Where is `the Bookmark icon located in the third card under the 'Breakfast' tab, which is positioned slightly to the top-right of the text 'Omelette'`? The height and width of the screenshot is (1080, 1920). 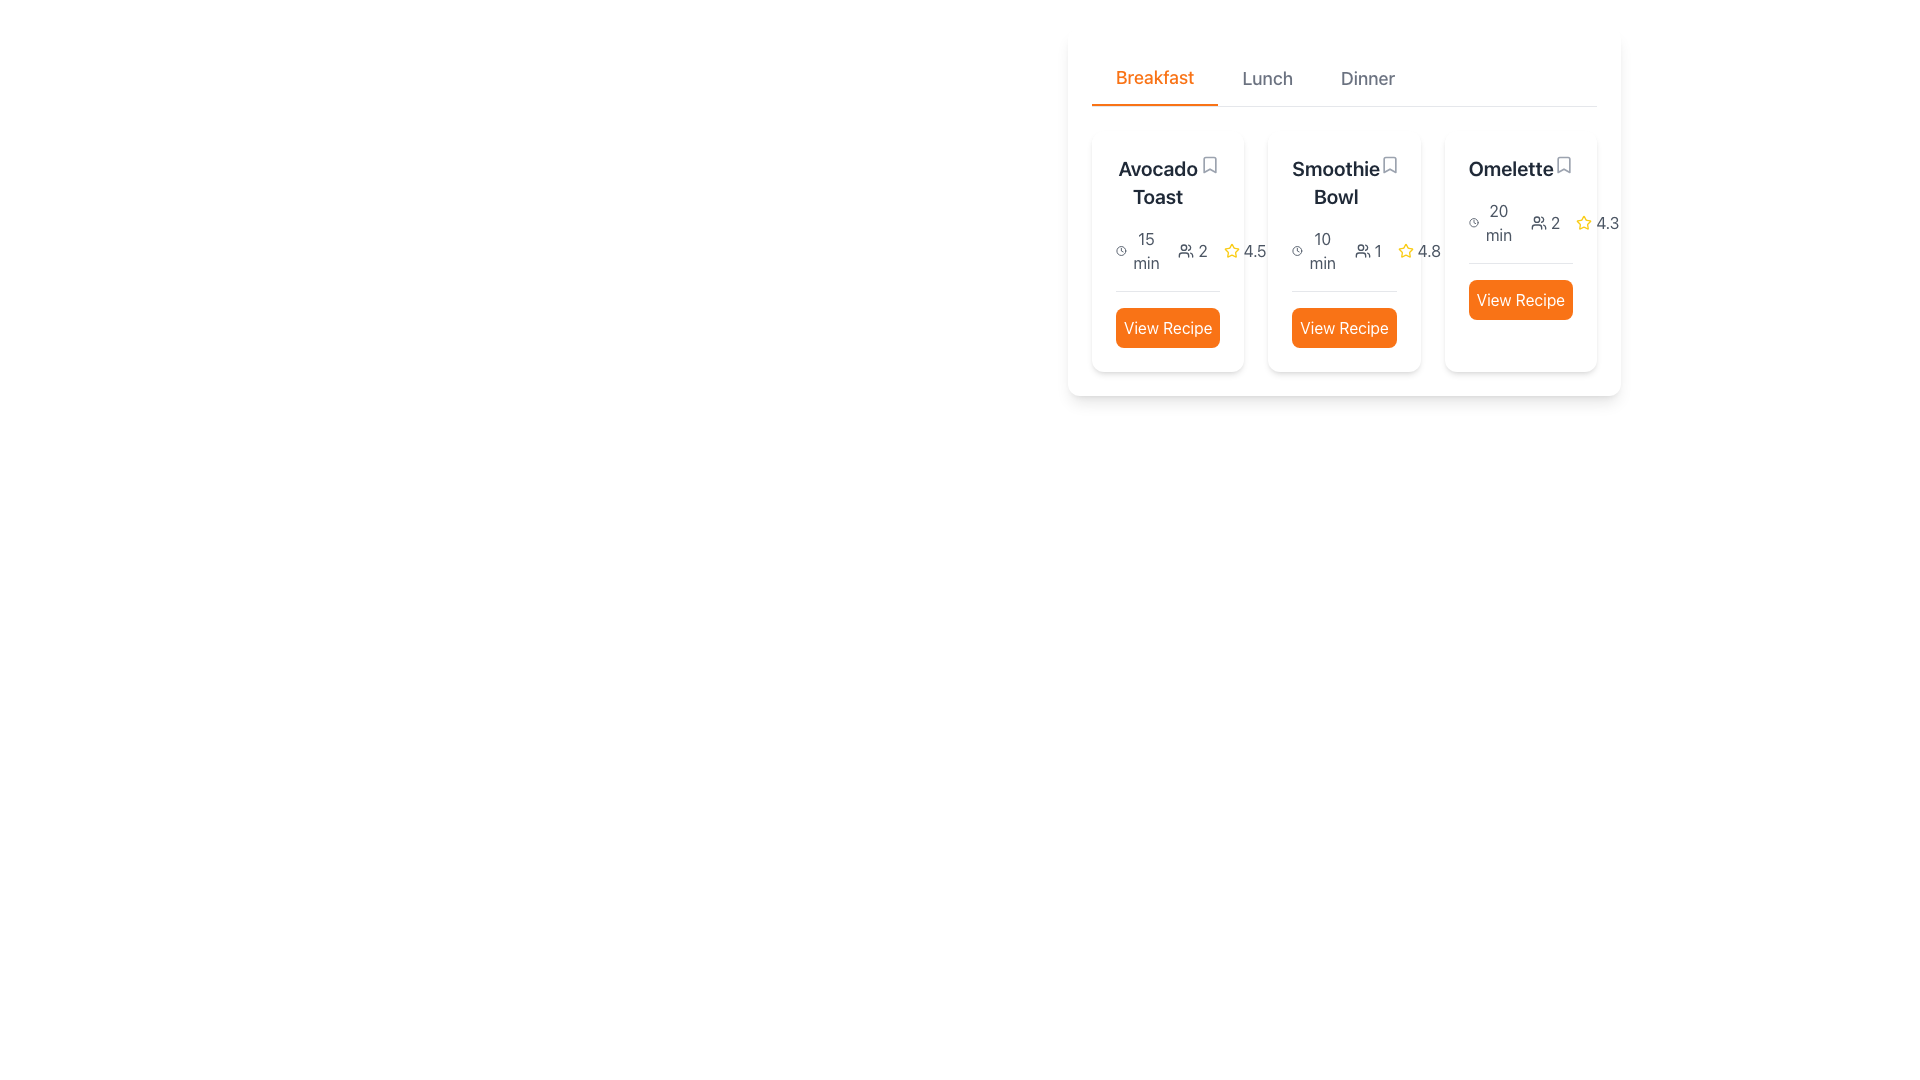 the Bookmark icon located in the third card under the 'Breakfast' tab, which is positioned slightly to the top-right of the text 'Omelette' is located at coordinates (1562, 164).